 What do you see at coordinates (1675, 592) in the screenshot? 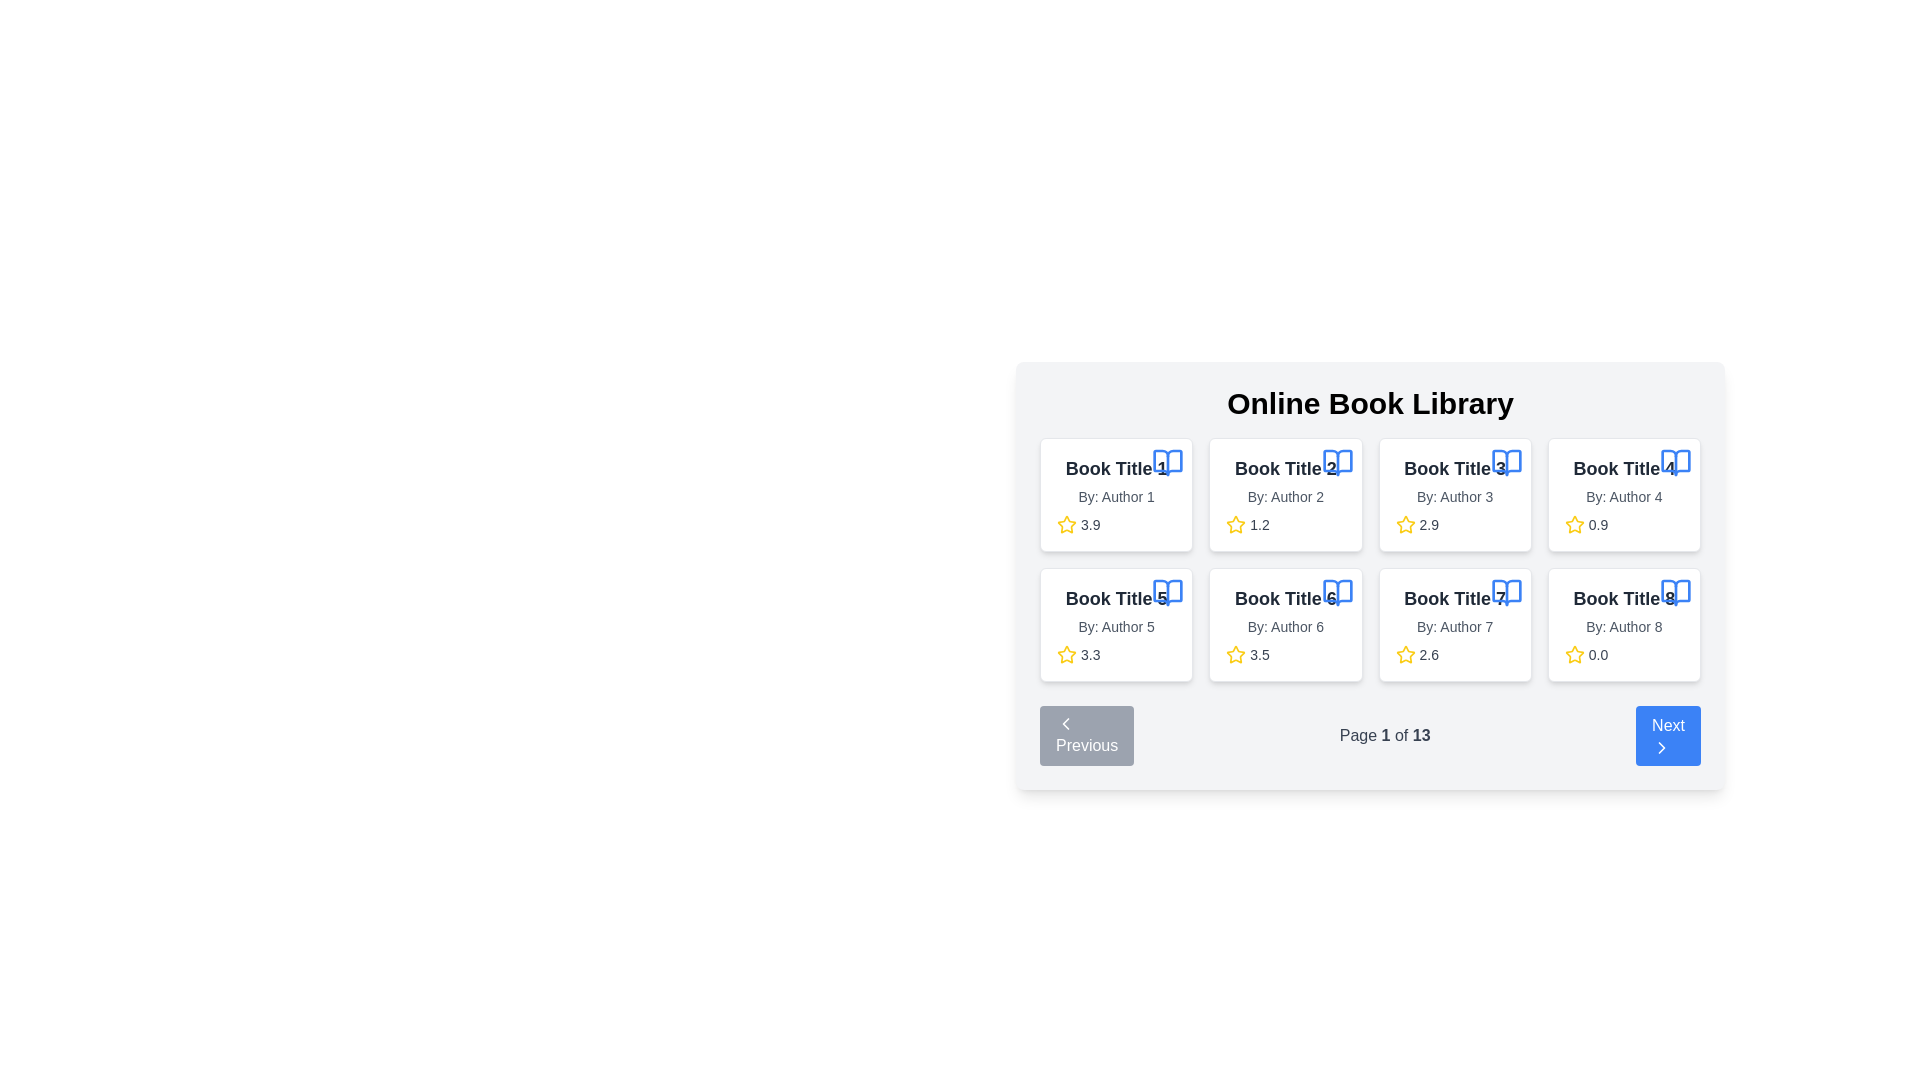
I see `the blue vector icon representing an open book, located in the bottom-right corner of the 'Book Title 8' item card in the grid layout` at bounding box center [1675, 592].